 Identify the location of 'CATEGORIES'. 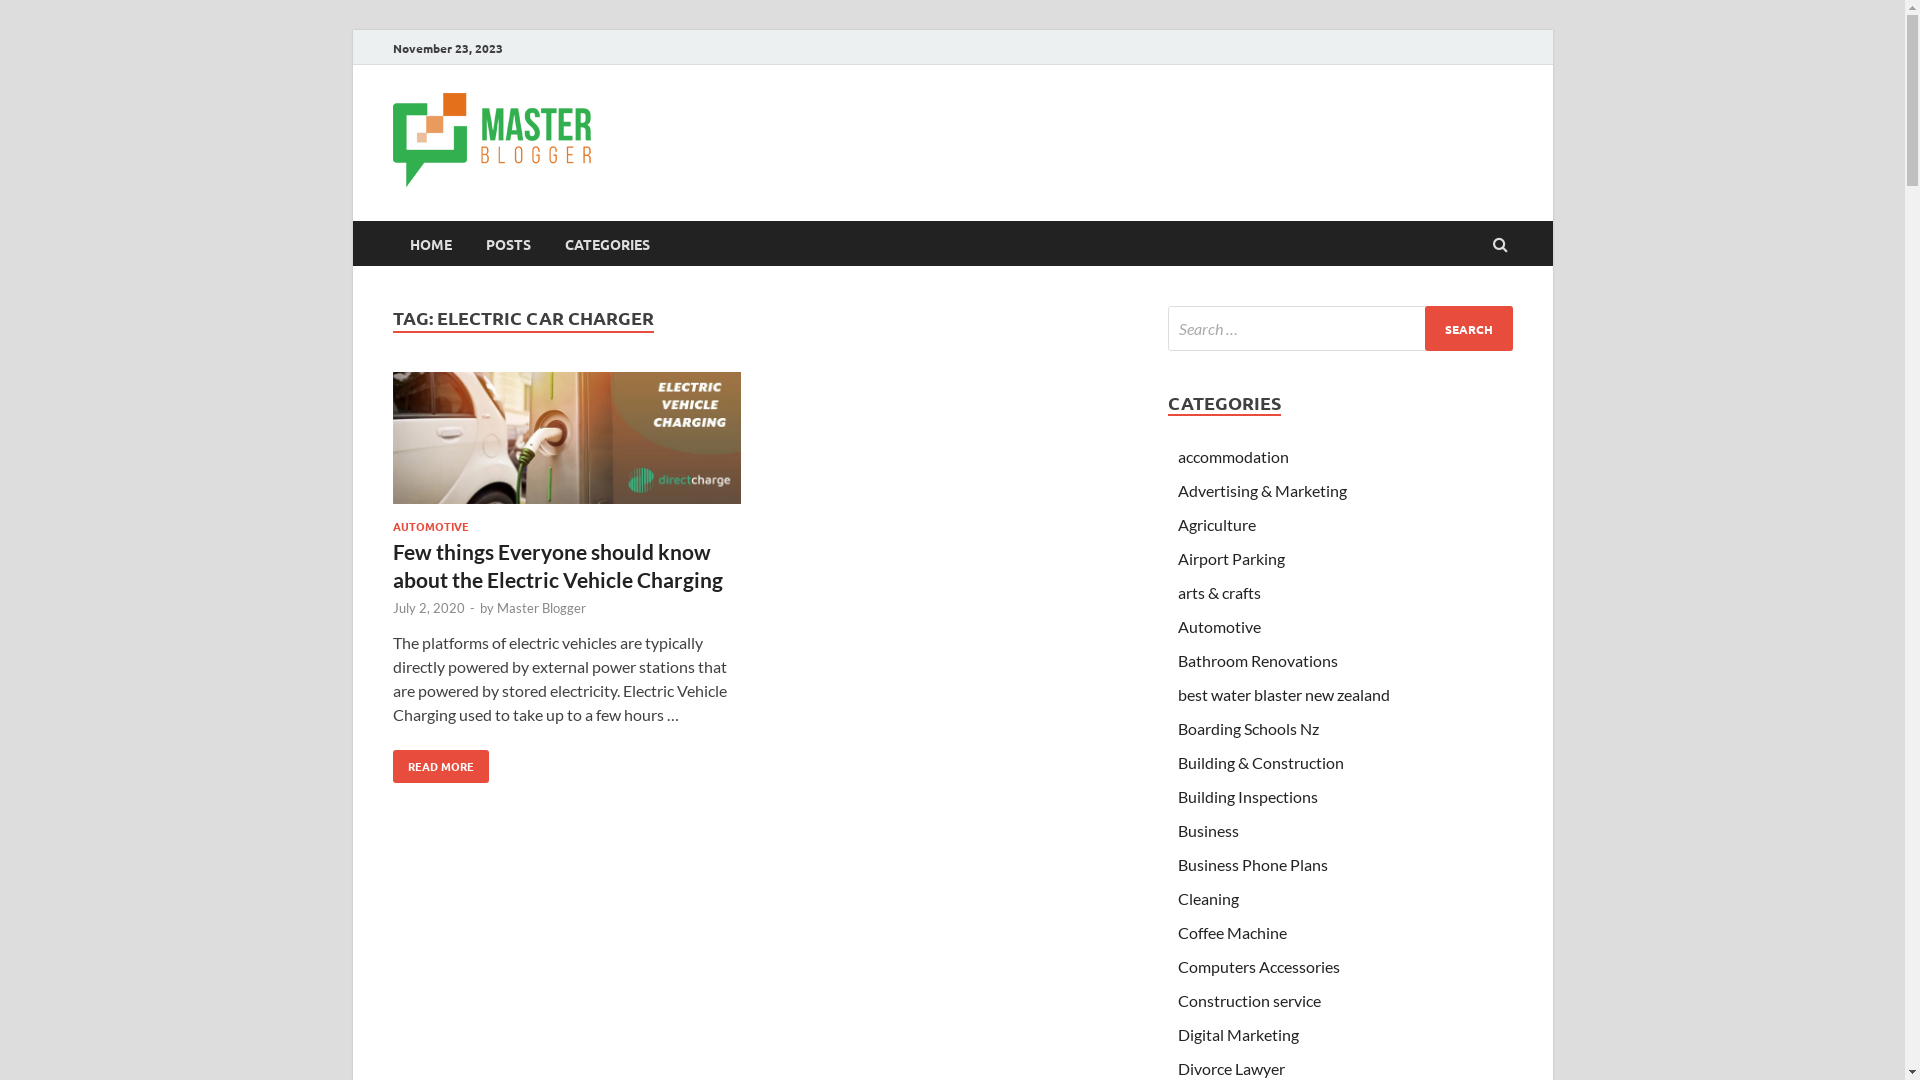
(547, 242).